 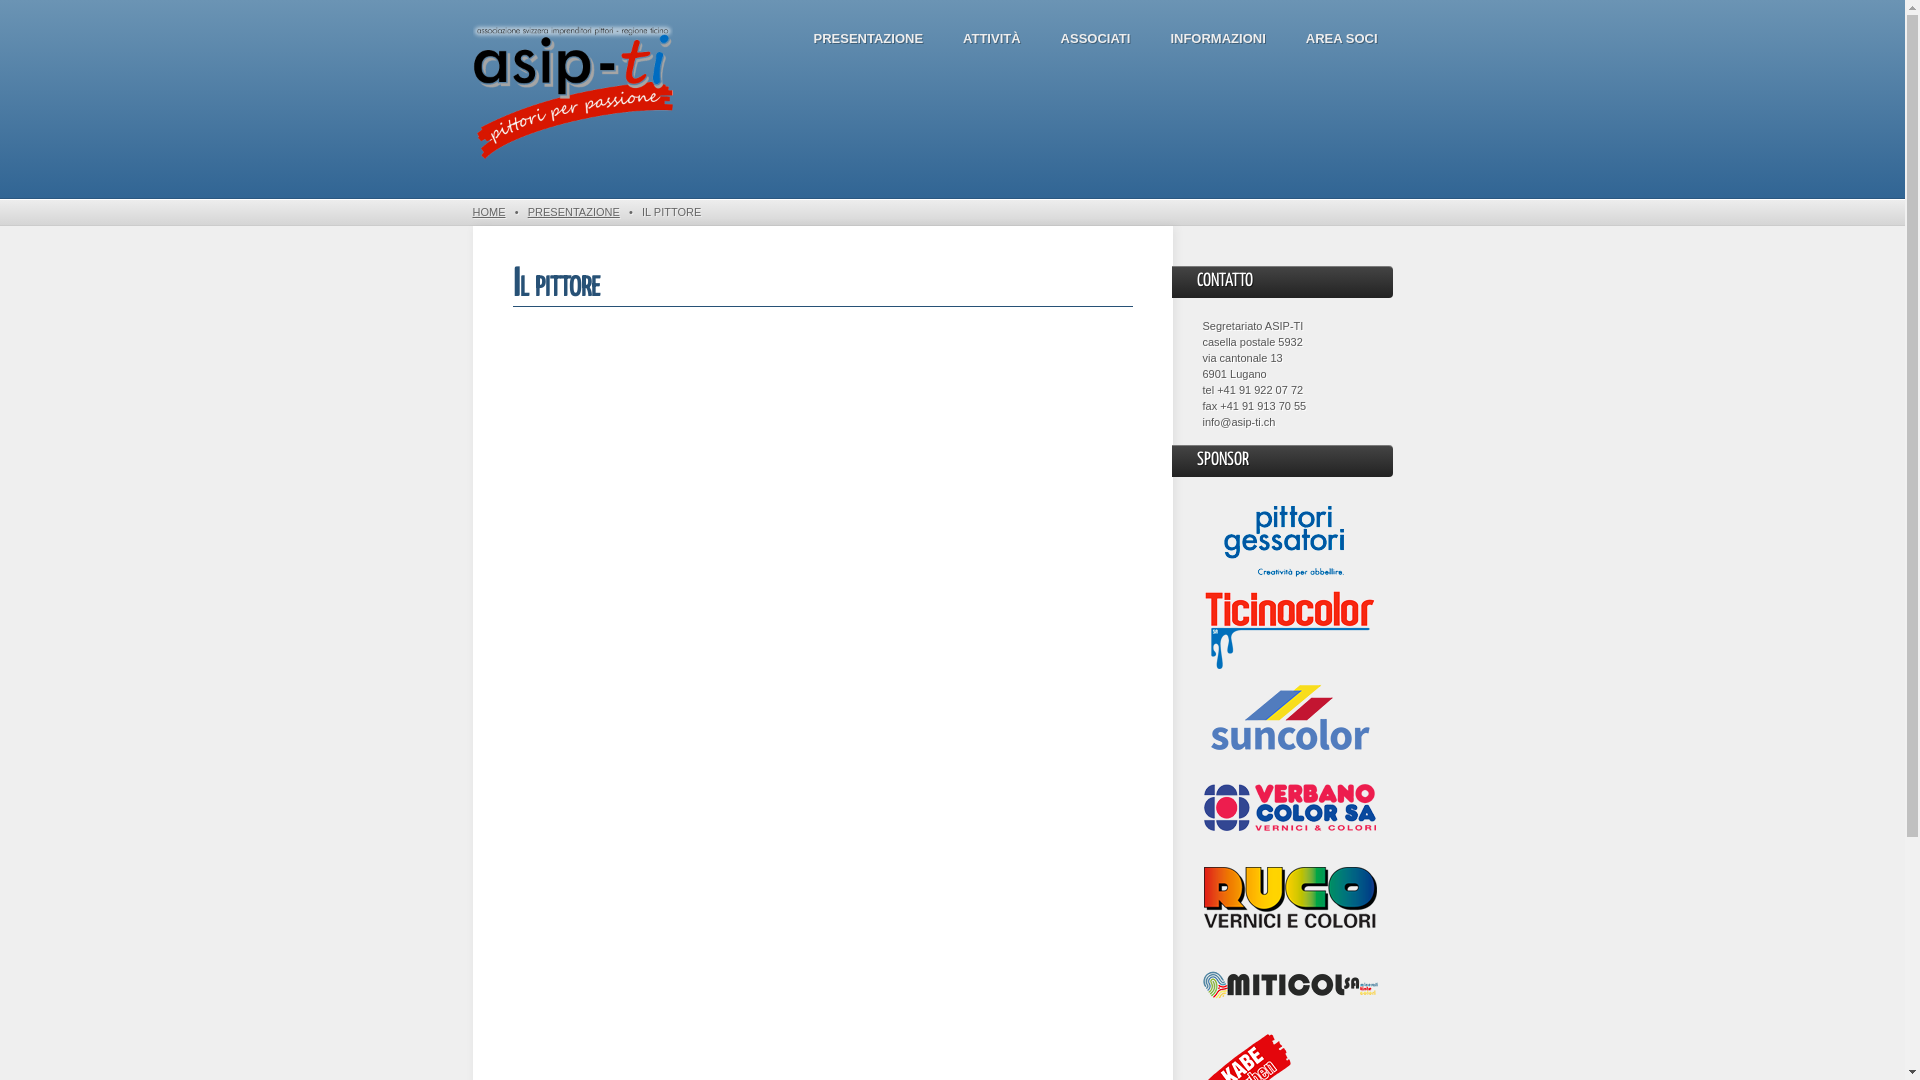 What do you see at coordinates (488, 212) in the screenshot?
I see `'HOME'` at bounding box center [488, 212].